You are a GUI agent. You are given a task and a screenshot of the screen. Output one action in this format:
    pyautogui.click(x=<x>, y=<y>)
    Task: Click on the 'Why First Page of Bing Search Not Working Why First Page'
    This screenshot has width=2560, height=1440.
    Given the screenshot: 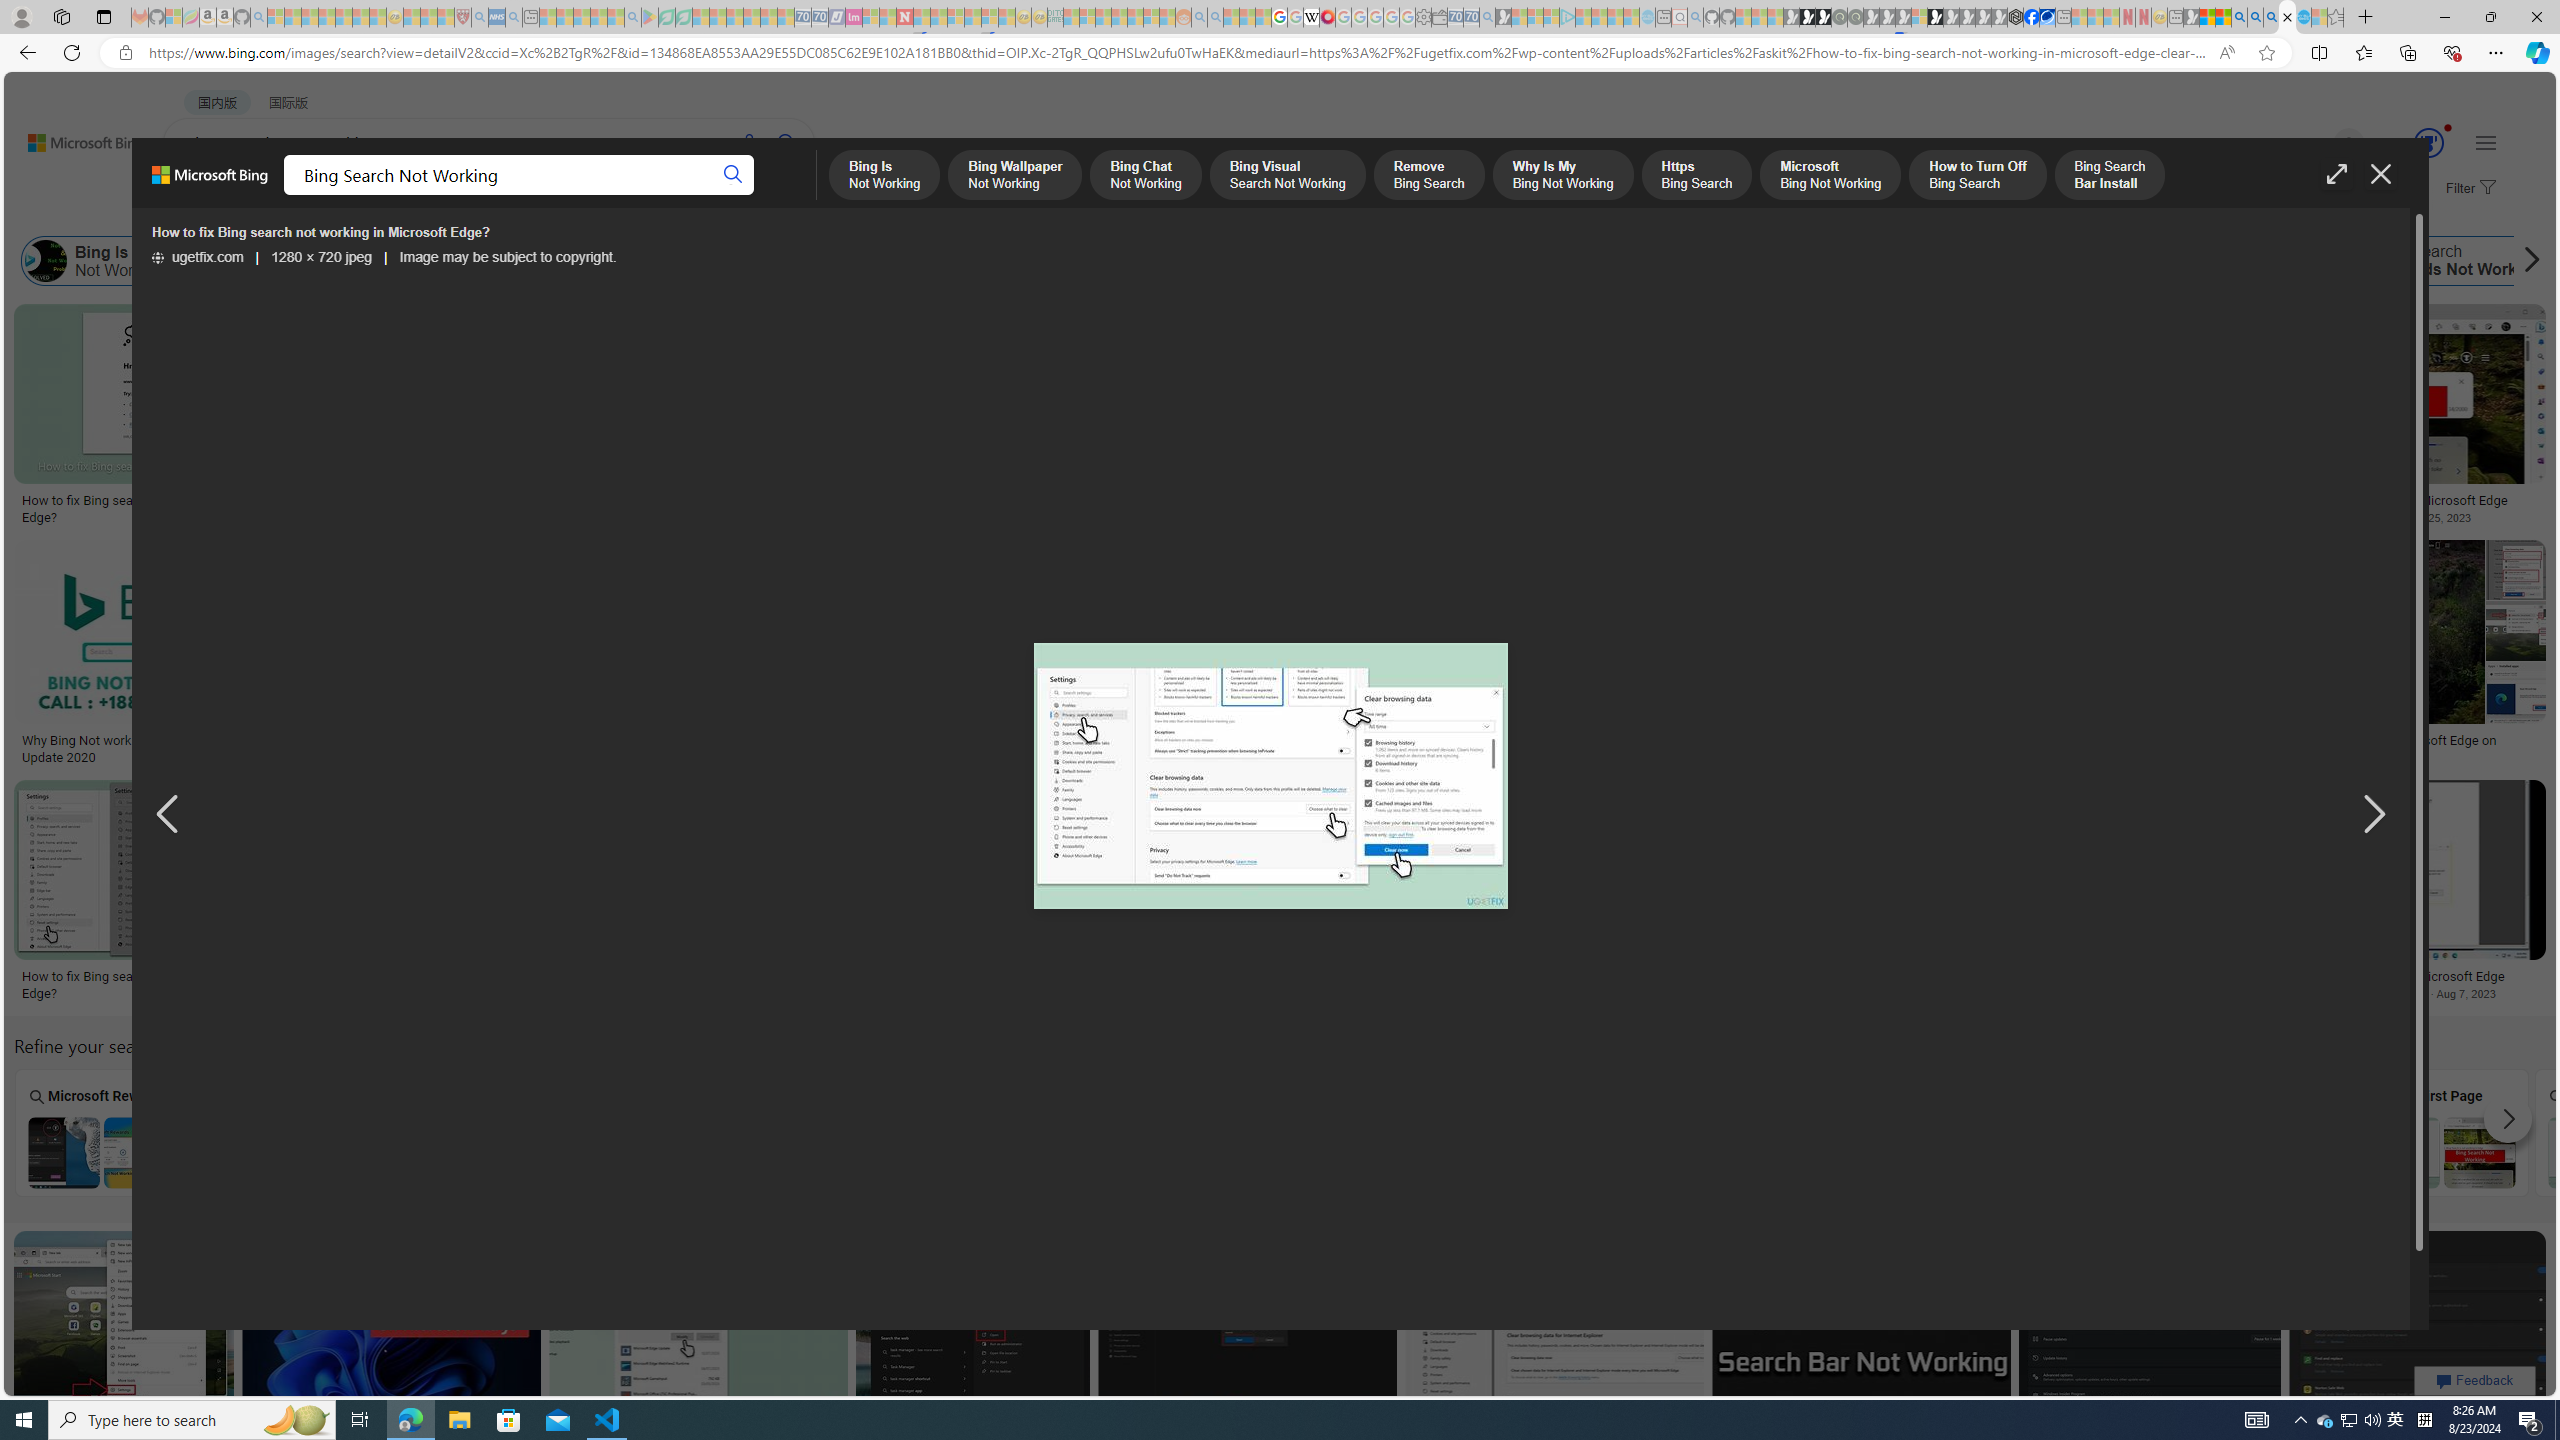 What is the action you would take?
    pyautogui.click(x=2441, y=1131)
    